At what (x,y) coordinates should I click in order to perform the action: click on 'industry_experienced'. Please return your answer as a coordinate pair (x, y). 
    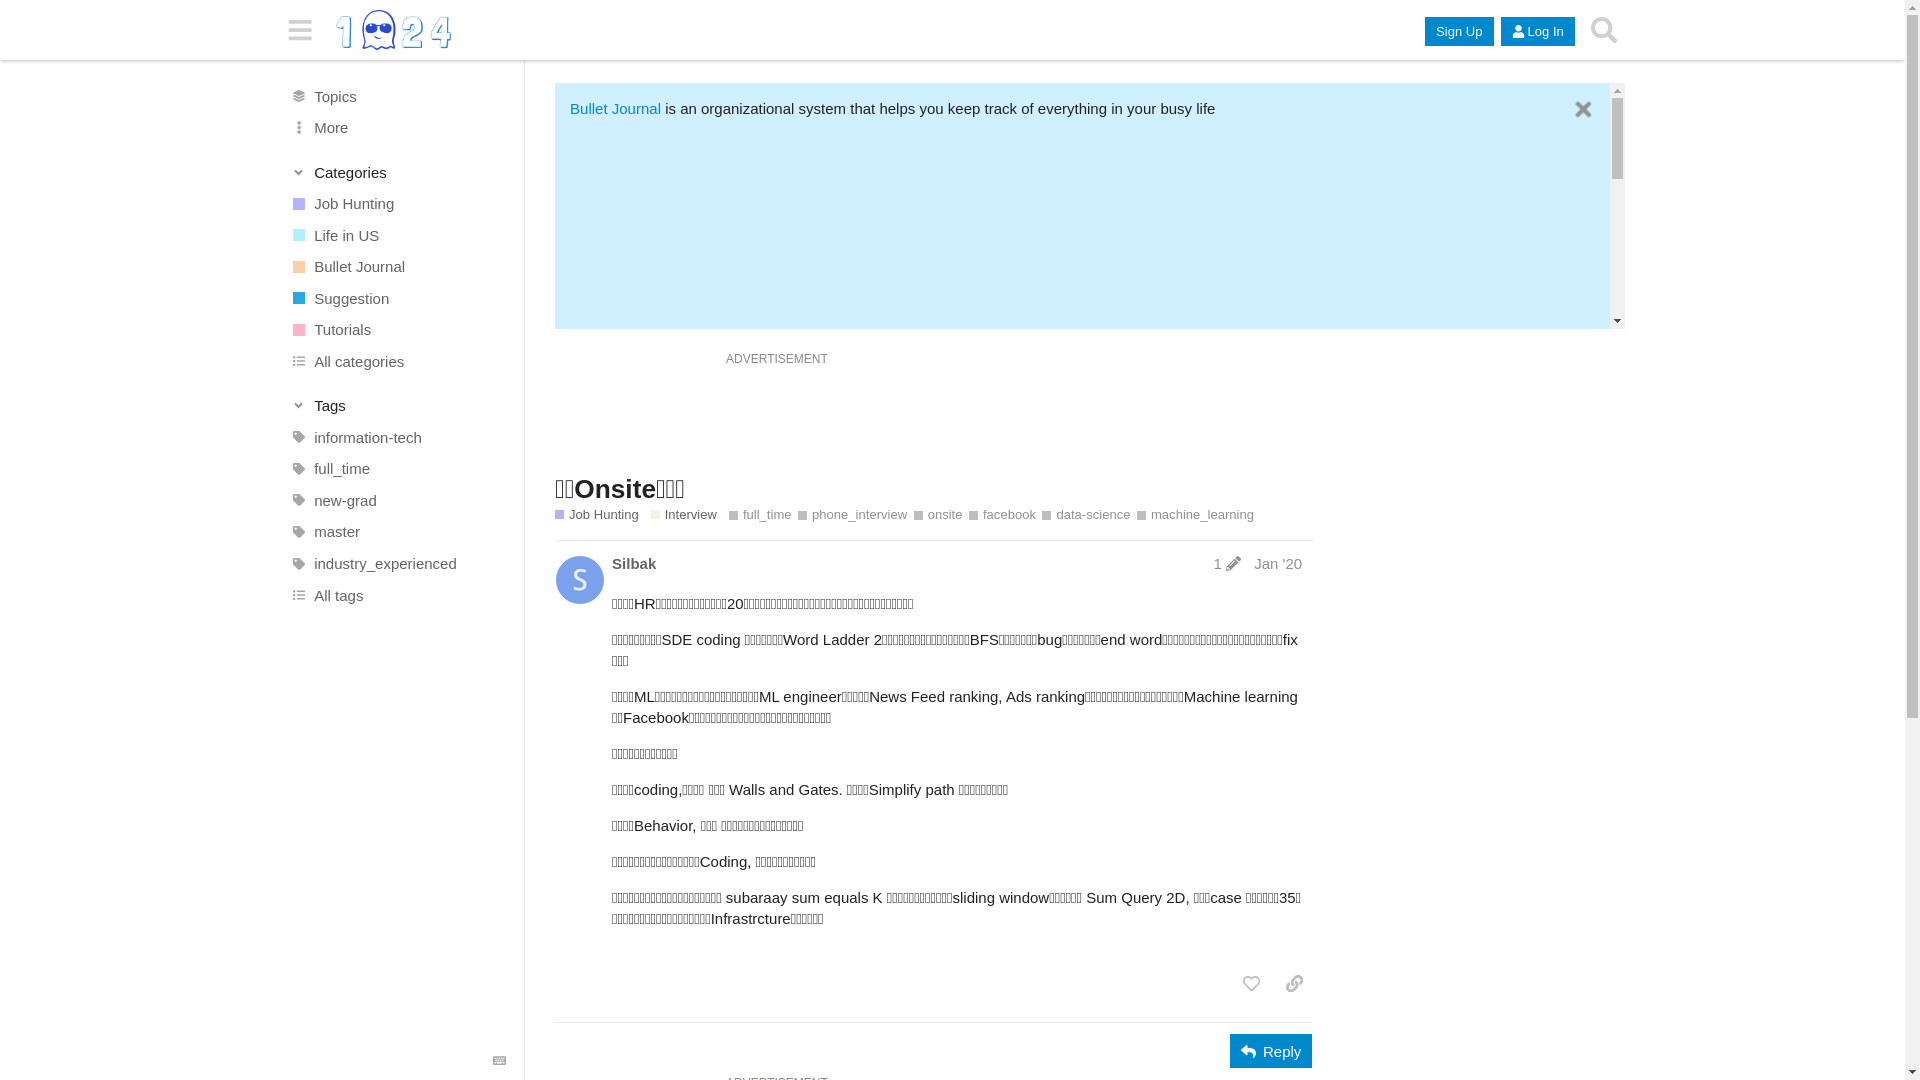
    Looking at the image, I should click on (397, 563).